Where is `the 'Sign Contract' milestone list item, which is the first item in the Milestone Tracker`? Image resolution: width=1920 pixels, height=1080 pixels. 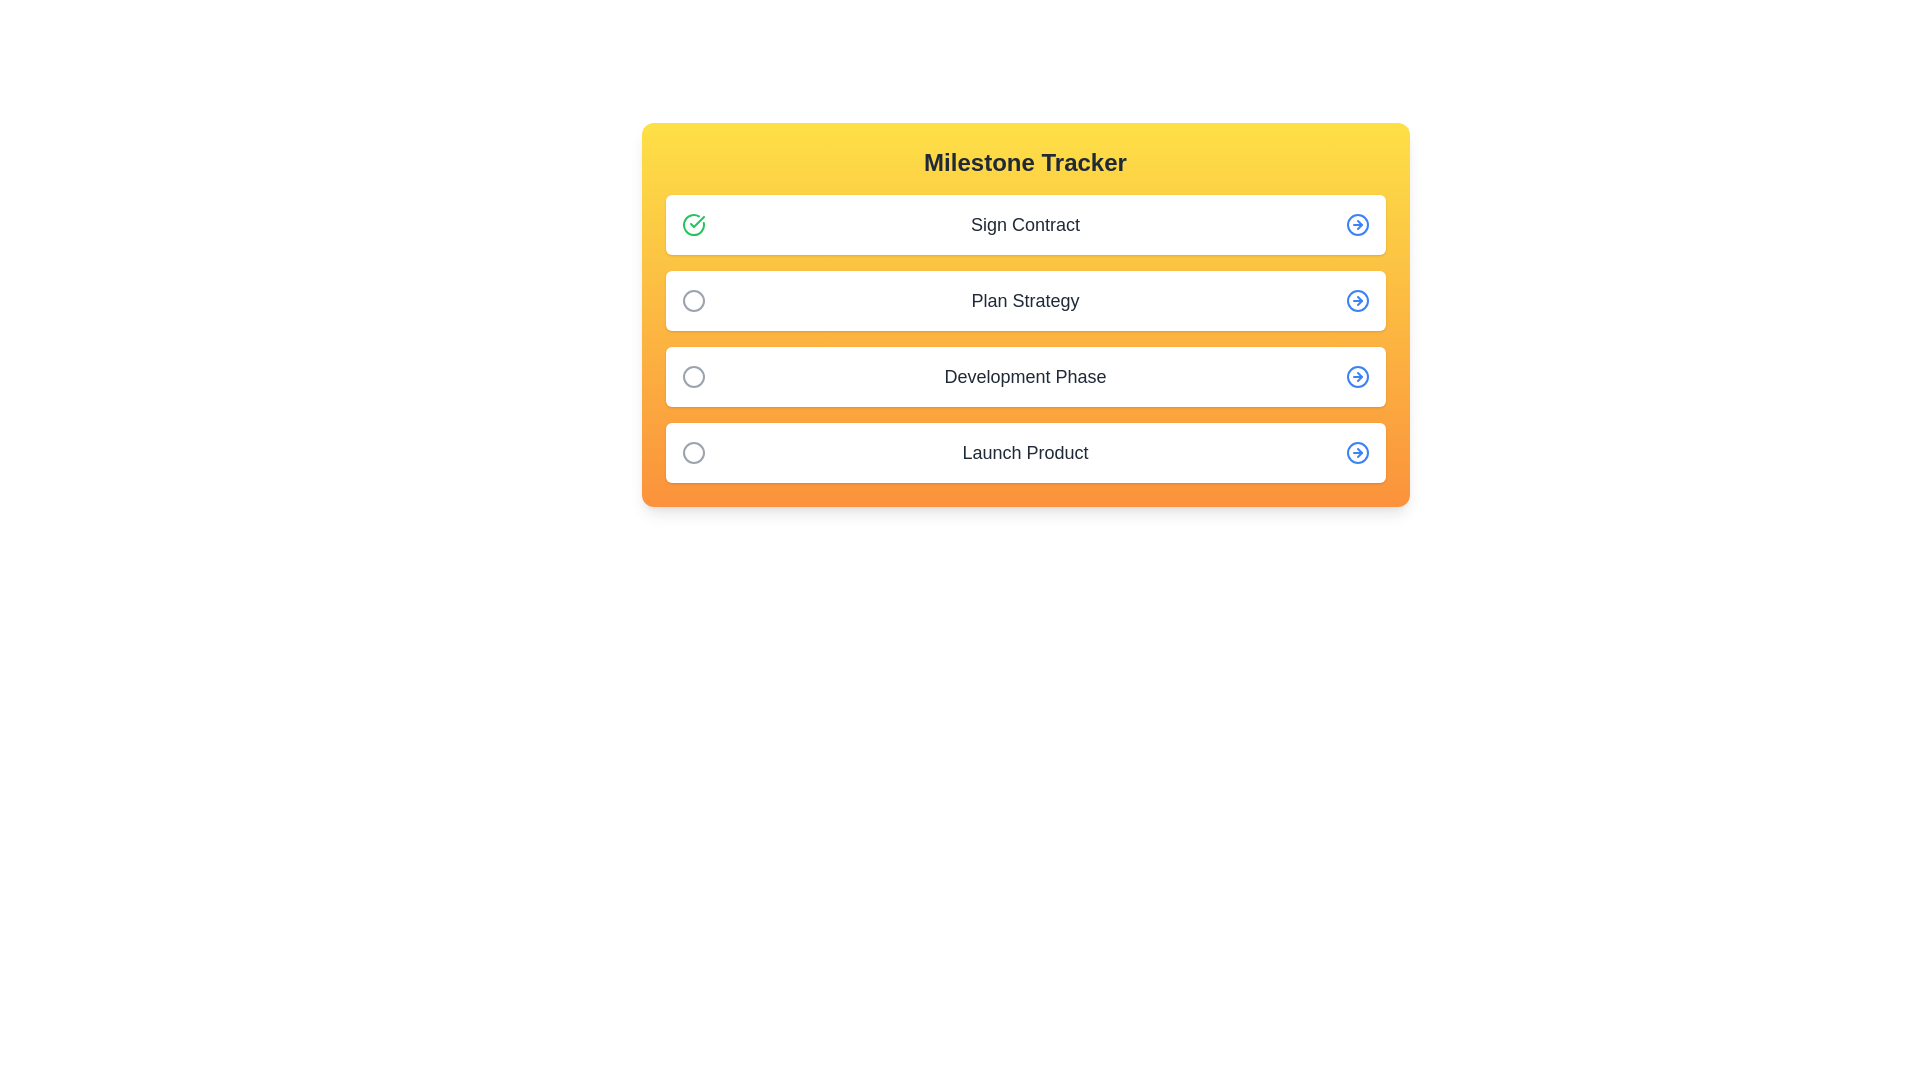
the 'Sign Contract' milestone list item, which is the first item in the Milestone Tracker is located at coordinates (1025, 224).